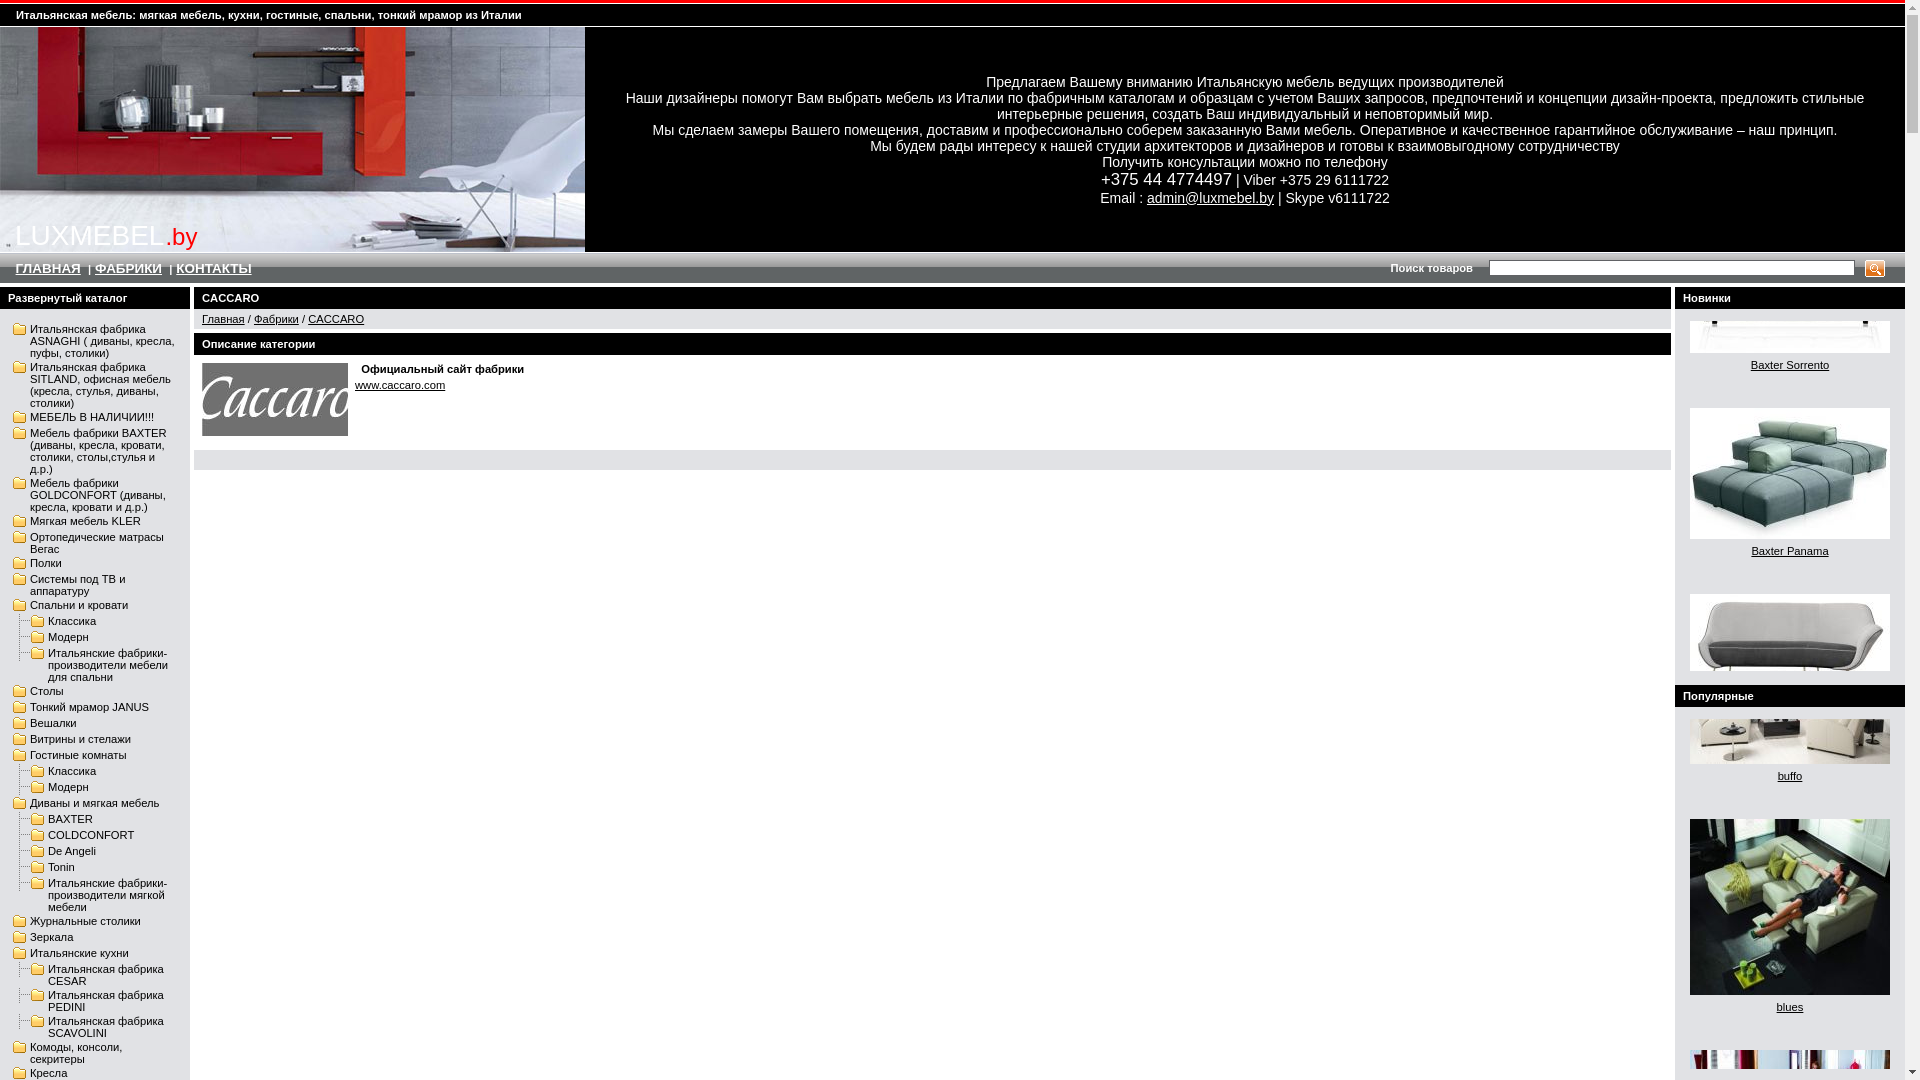  I want to click on 'www.caccaro.com', so click(399, 384).